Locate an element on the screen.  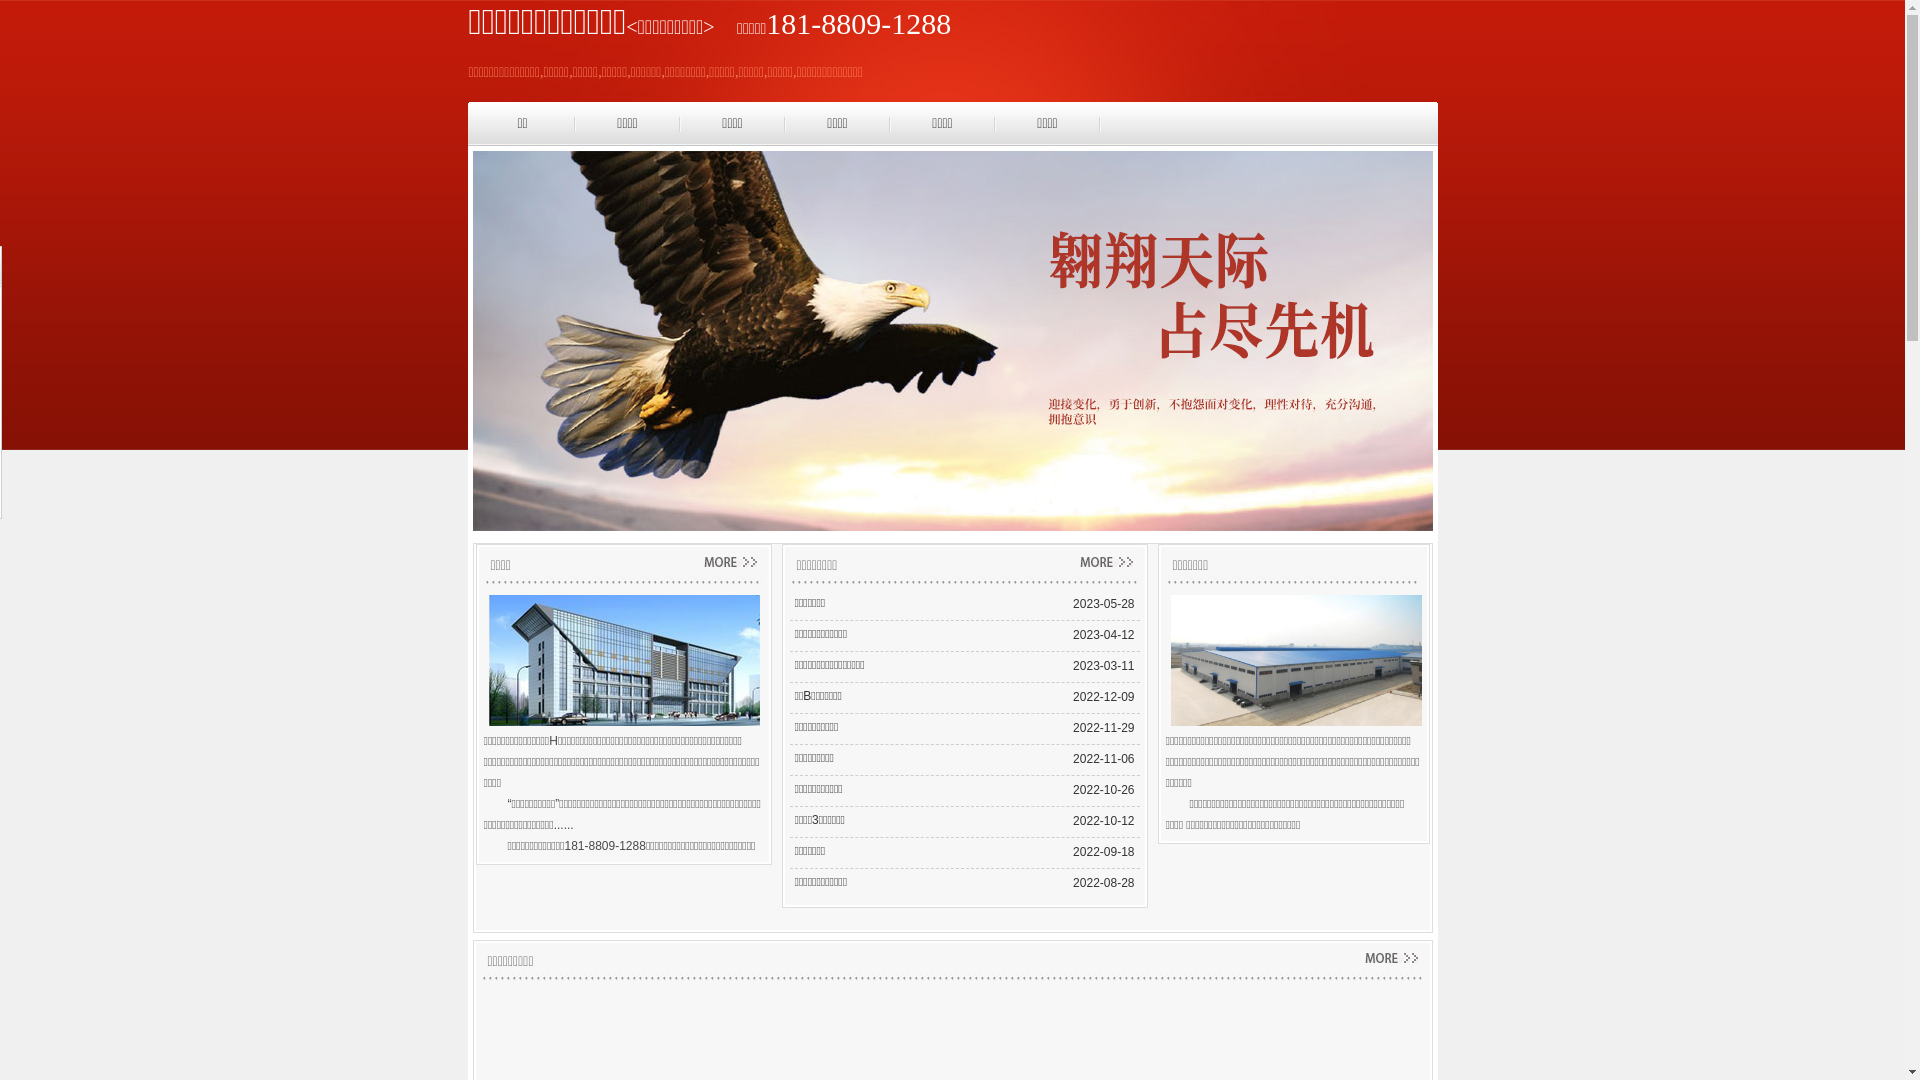
'2022-10-12' is located at coordinates (1102, 821).